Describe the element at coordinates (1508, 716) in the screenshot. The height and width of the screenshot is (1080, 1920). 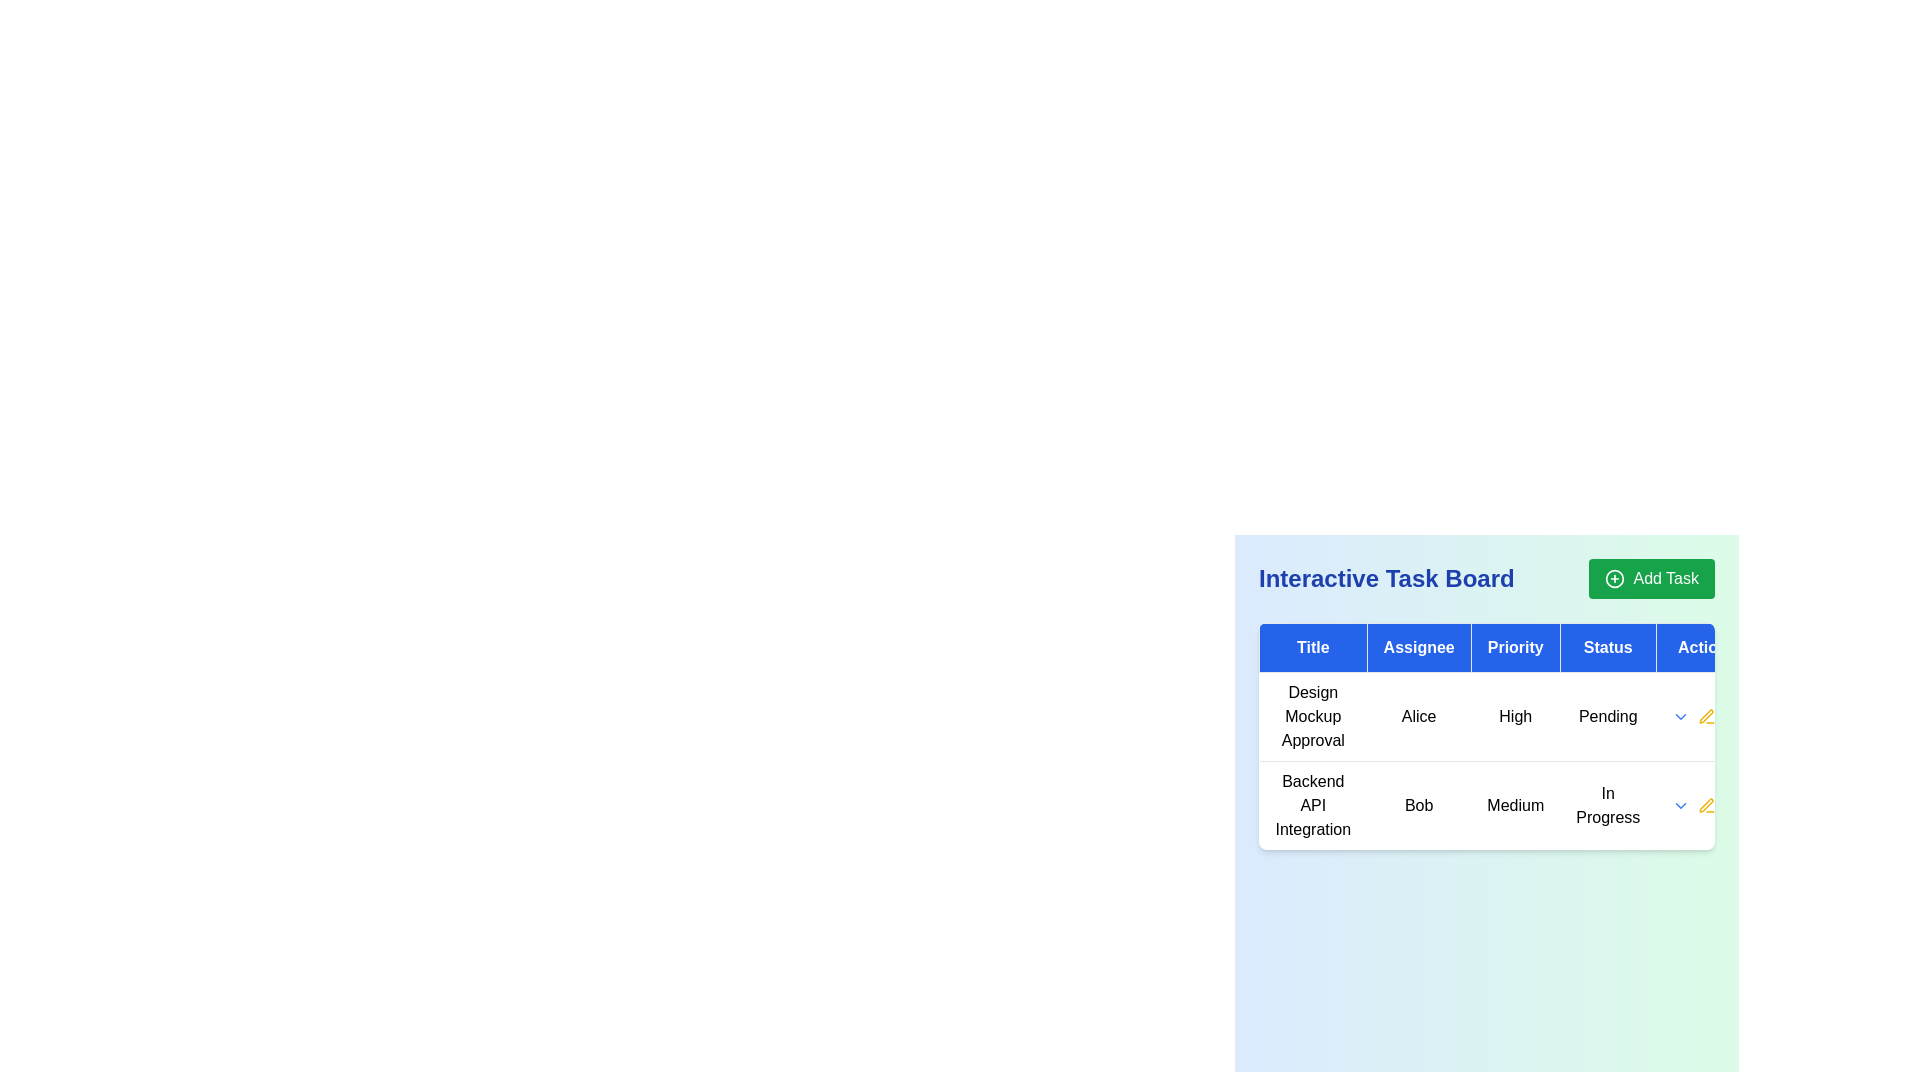
I see `displayed information from the text label that shows 'Design Mockup Approval Alice High Pending', which is centered in the first row of a table and has a white background with black sans-serif font` at that location.